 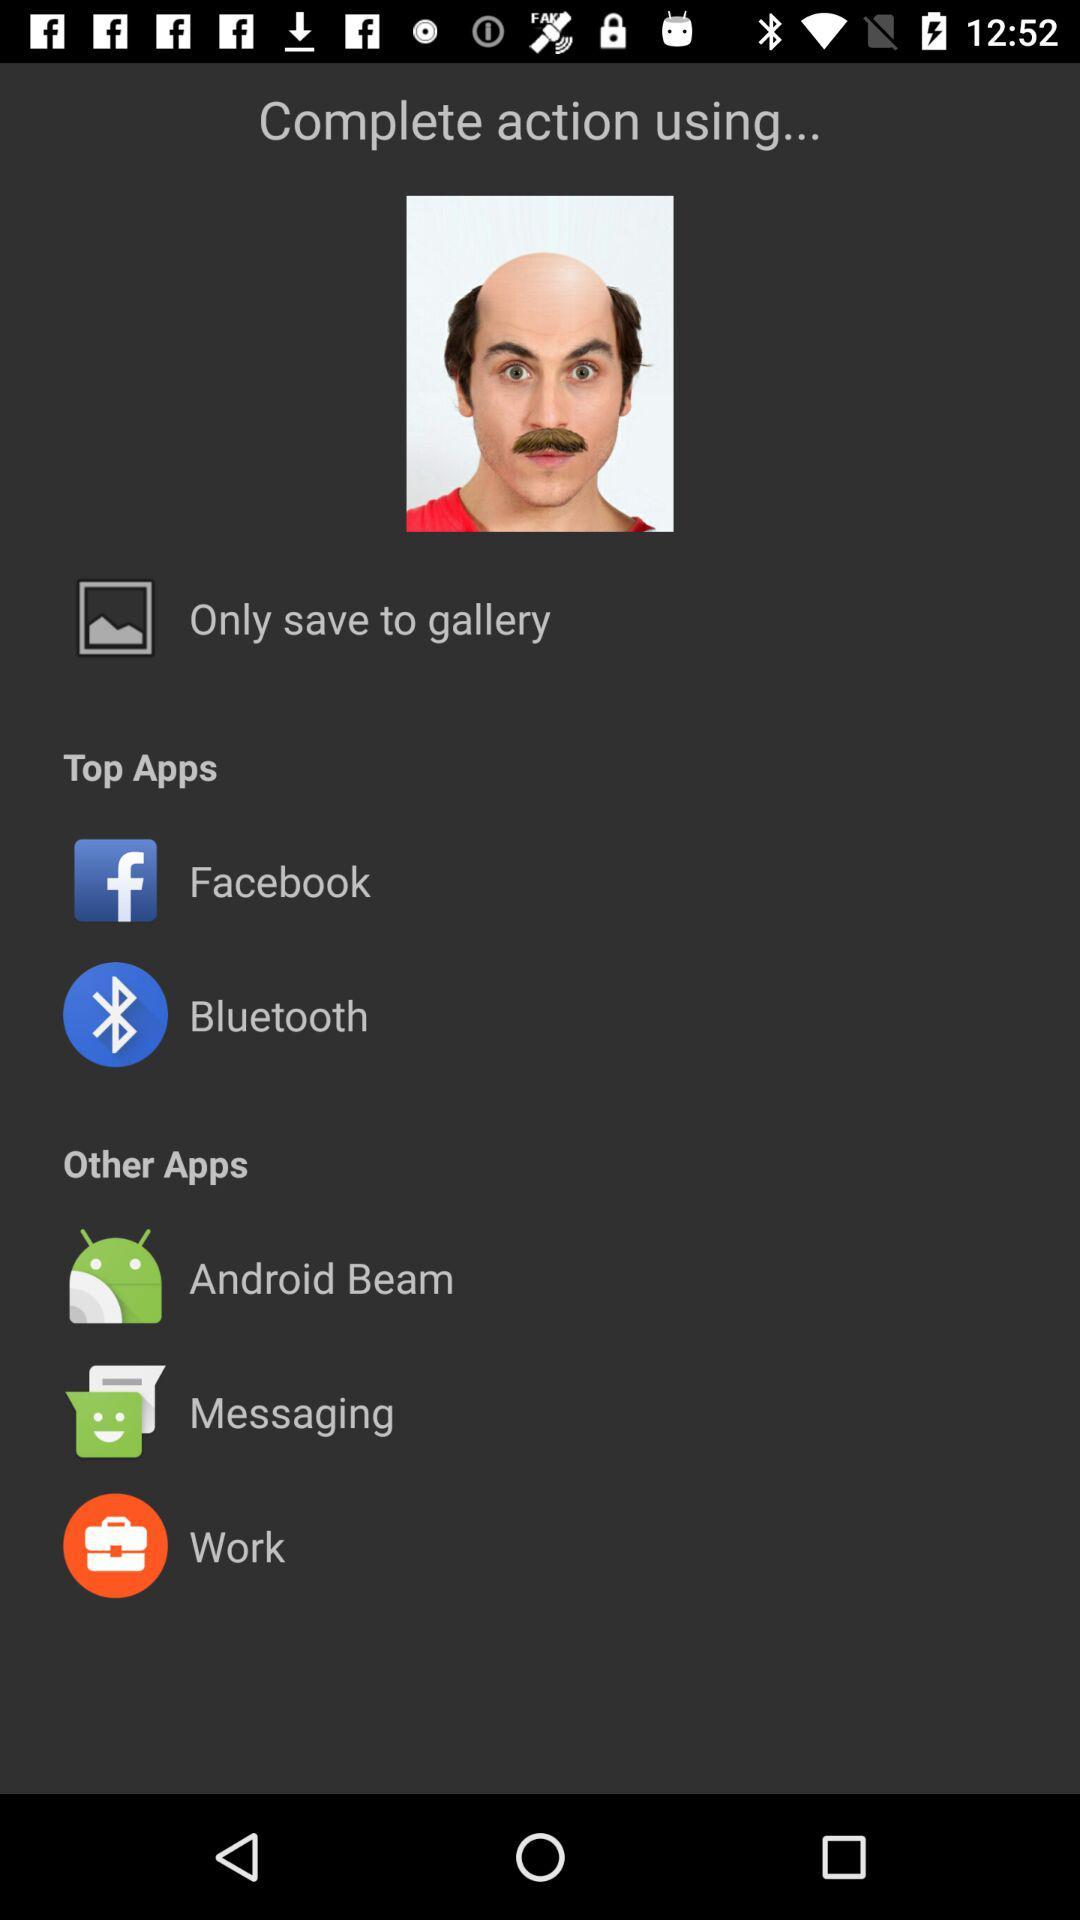 I want to click on the icon below other apps item, so click(x=540, y=1209).